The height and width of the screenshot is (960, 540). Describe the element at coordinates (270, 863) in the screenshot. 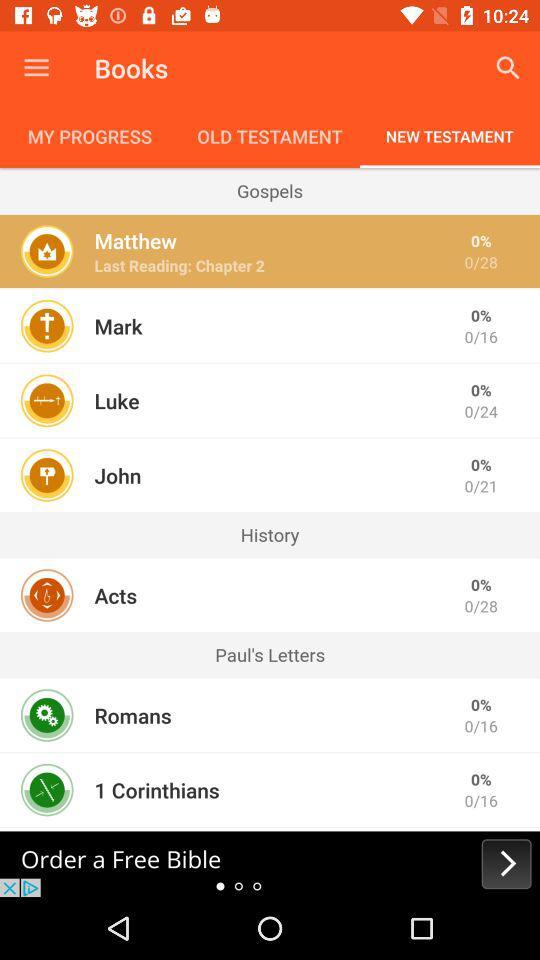

I see `advertisement to order bible for free` at that location.